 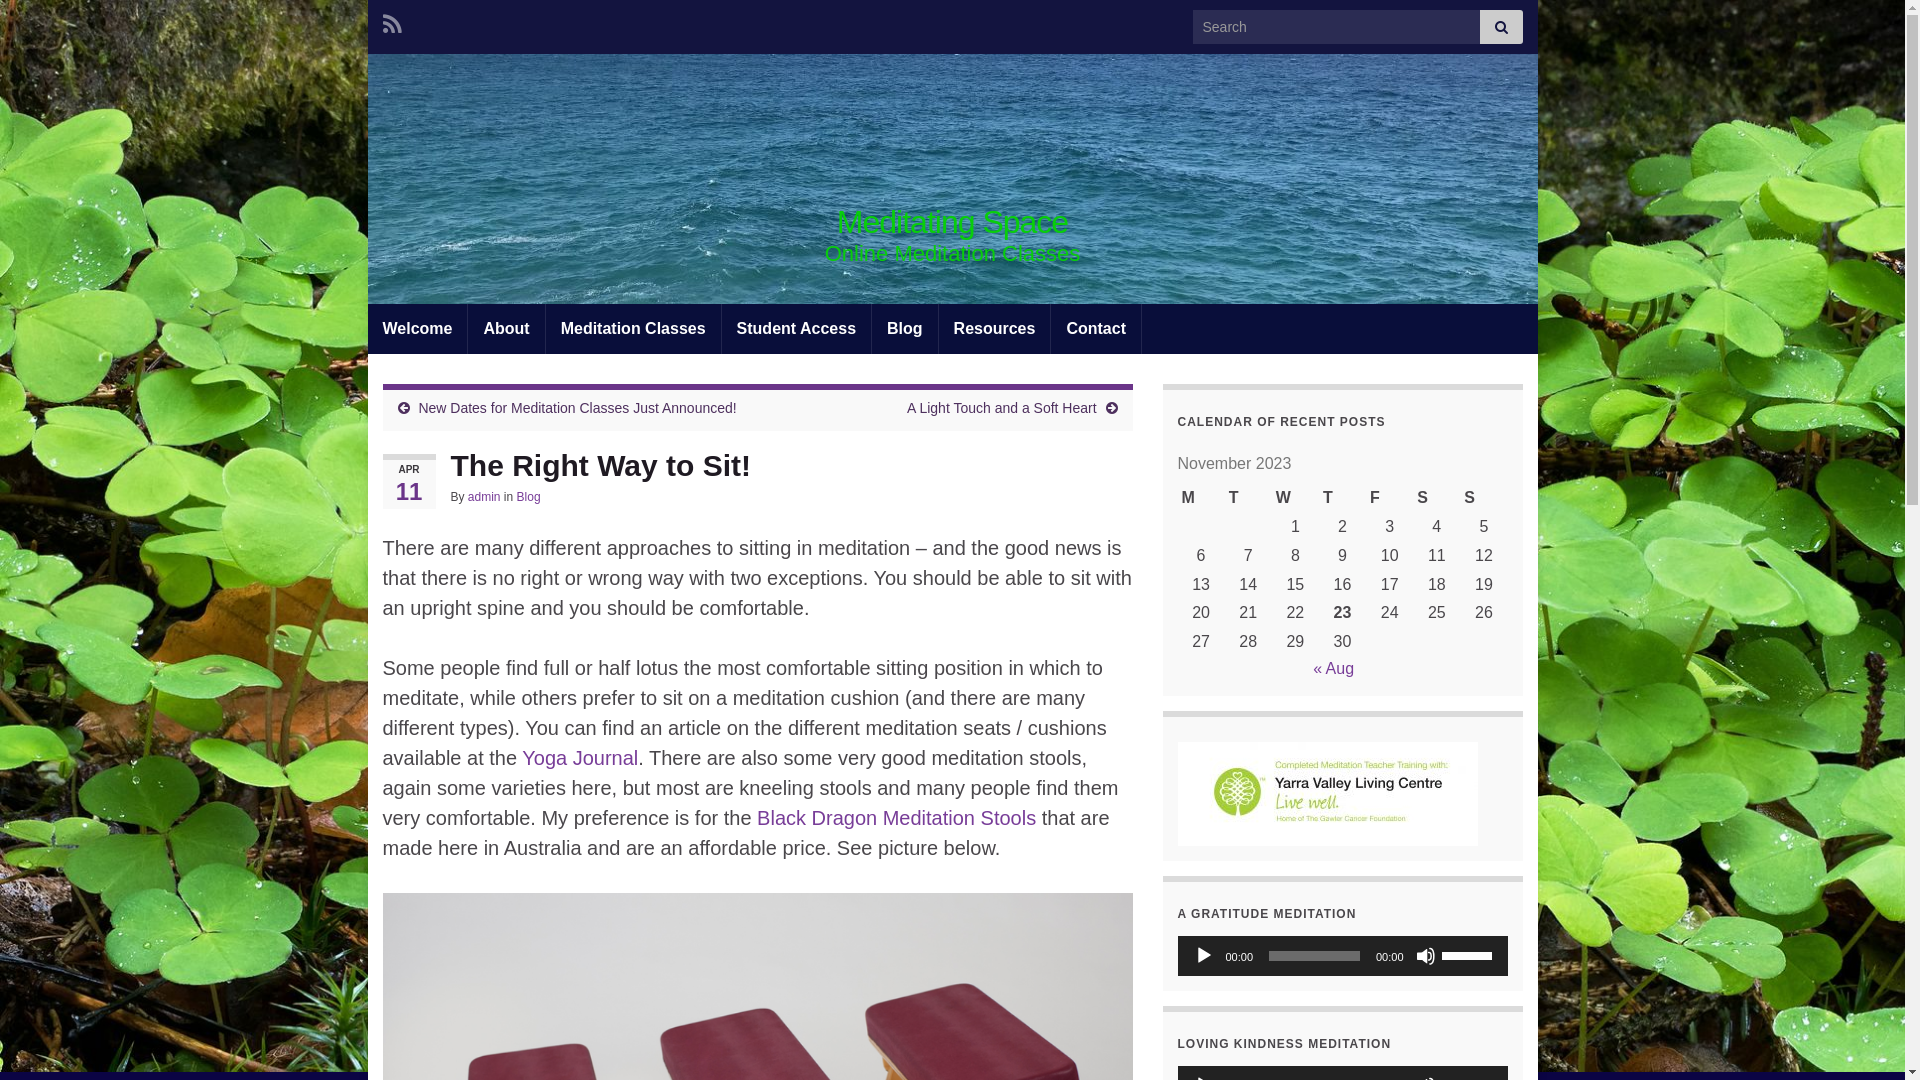 What do you see at coordinates (632, 327) in the screenshot?
I see `'Meditation Classes'` at bounding box center [632, 327].